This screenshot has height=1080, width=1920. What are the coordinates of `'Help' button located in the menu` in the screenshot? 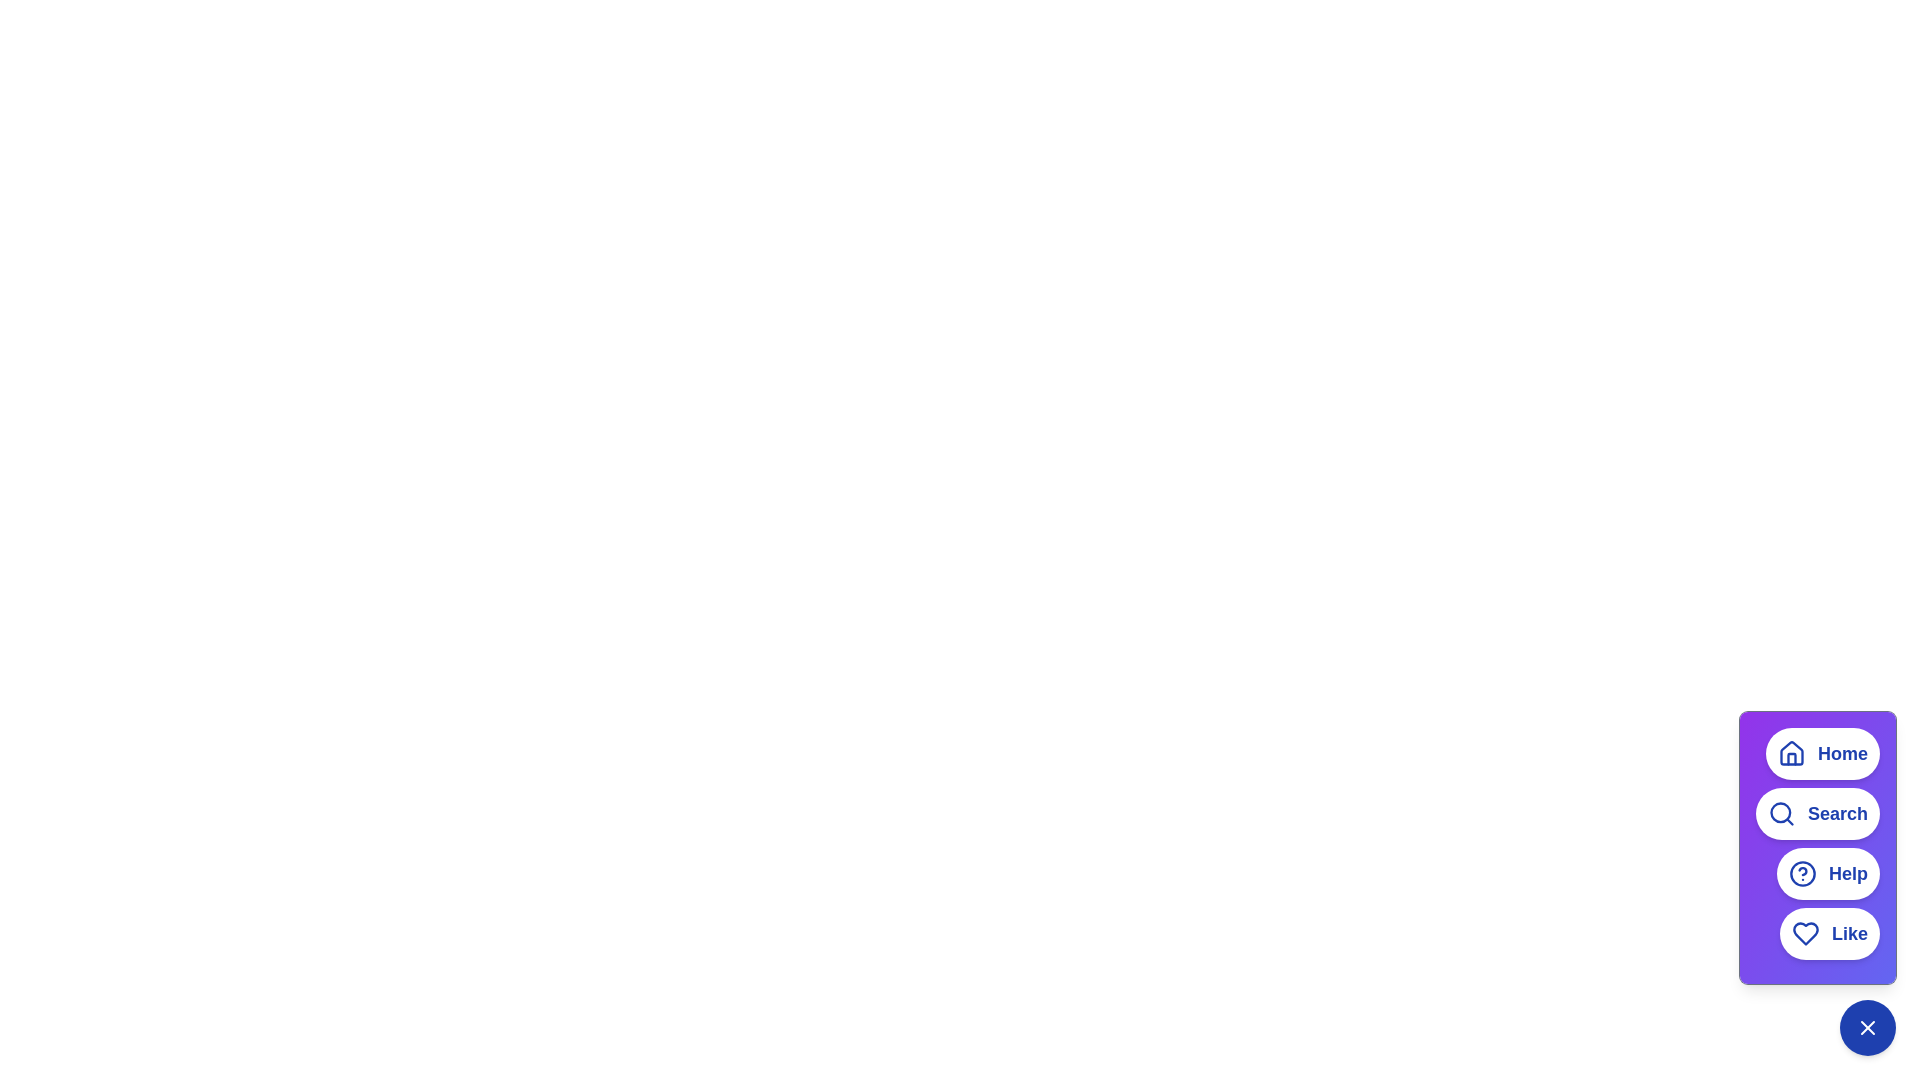 It's located at (1828, 873).